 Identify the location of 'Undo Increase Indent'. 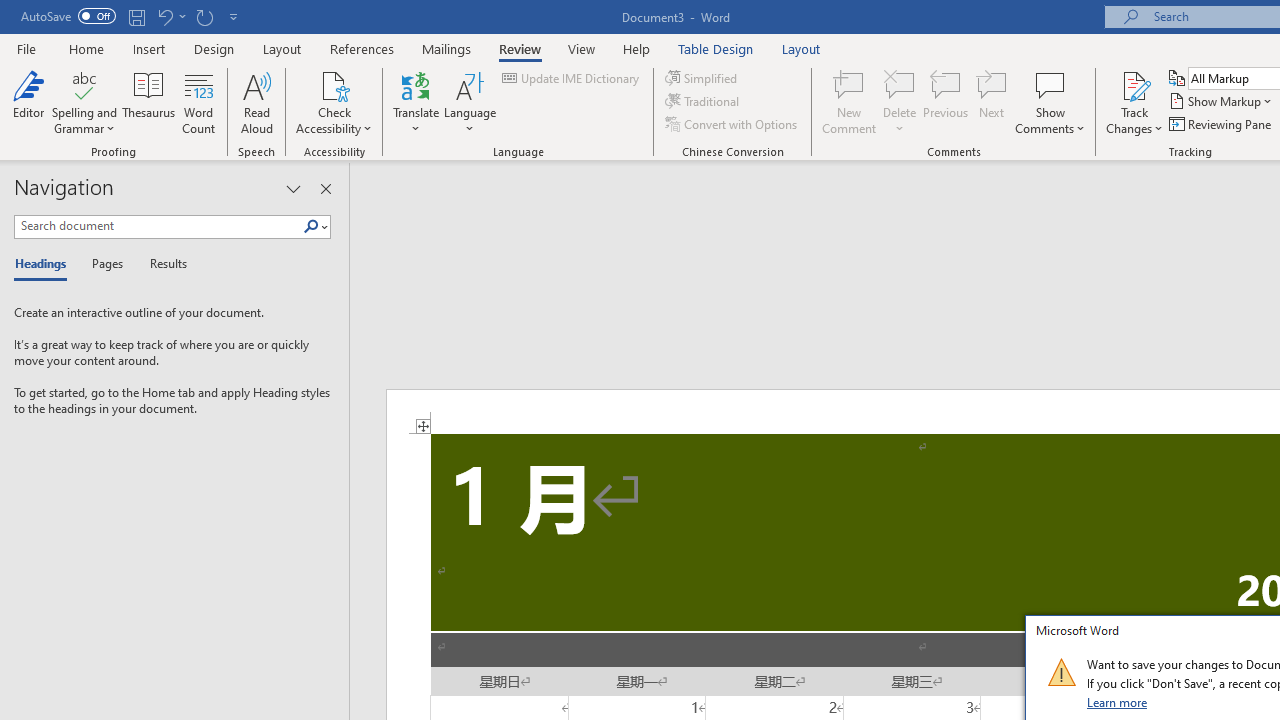
(170, 16).